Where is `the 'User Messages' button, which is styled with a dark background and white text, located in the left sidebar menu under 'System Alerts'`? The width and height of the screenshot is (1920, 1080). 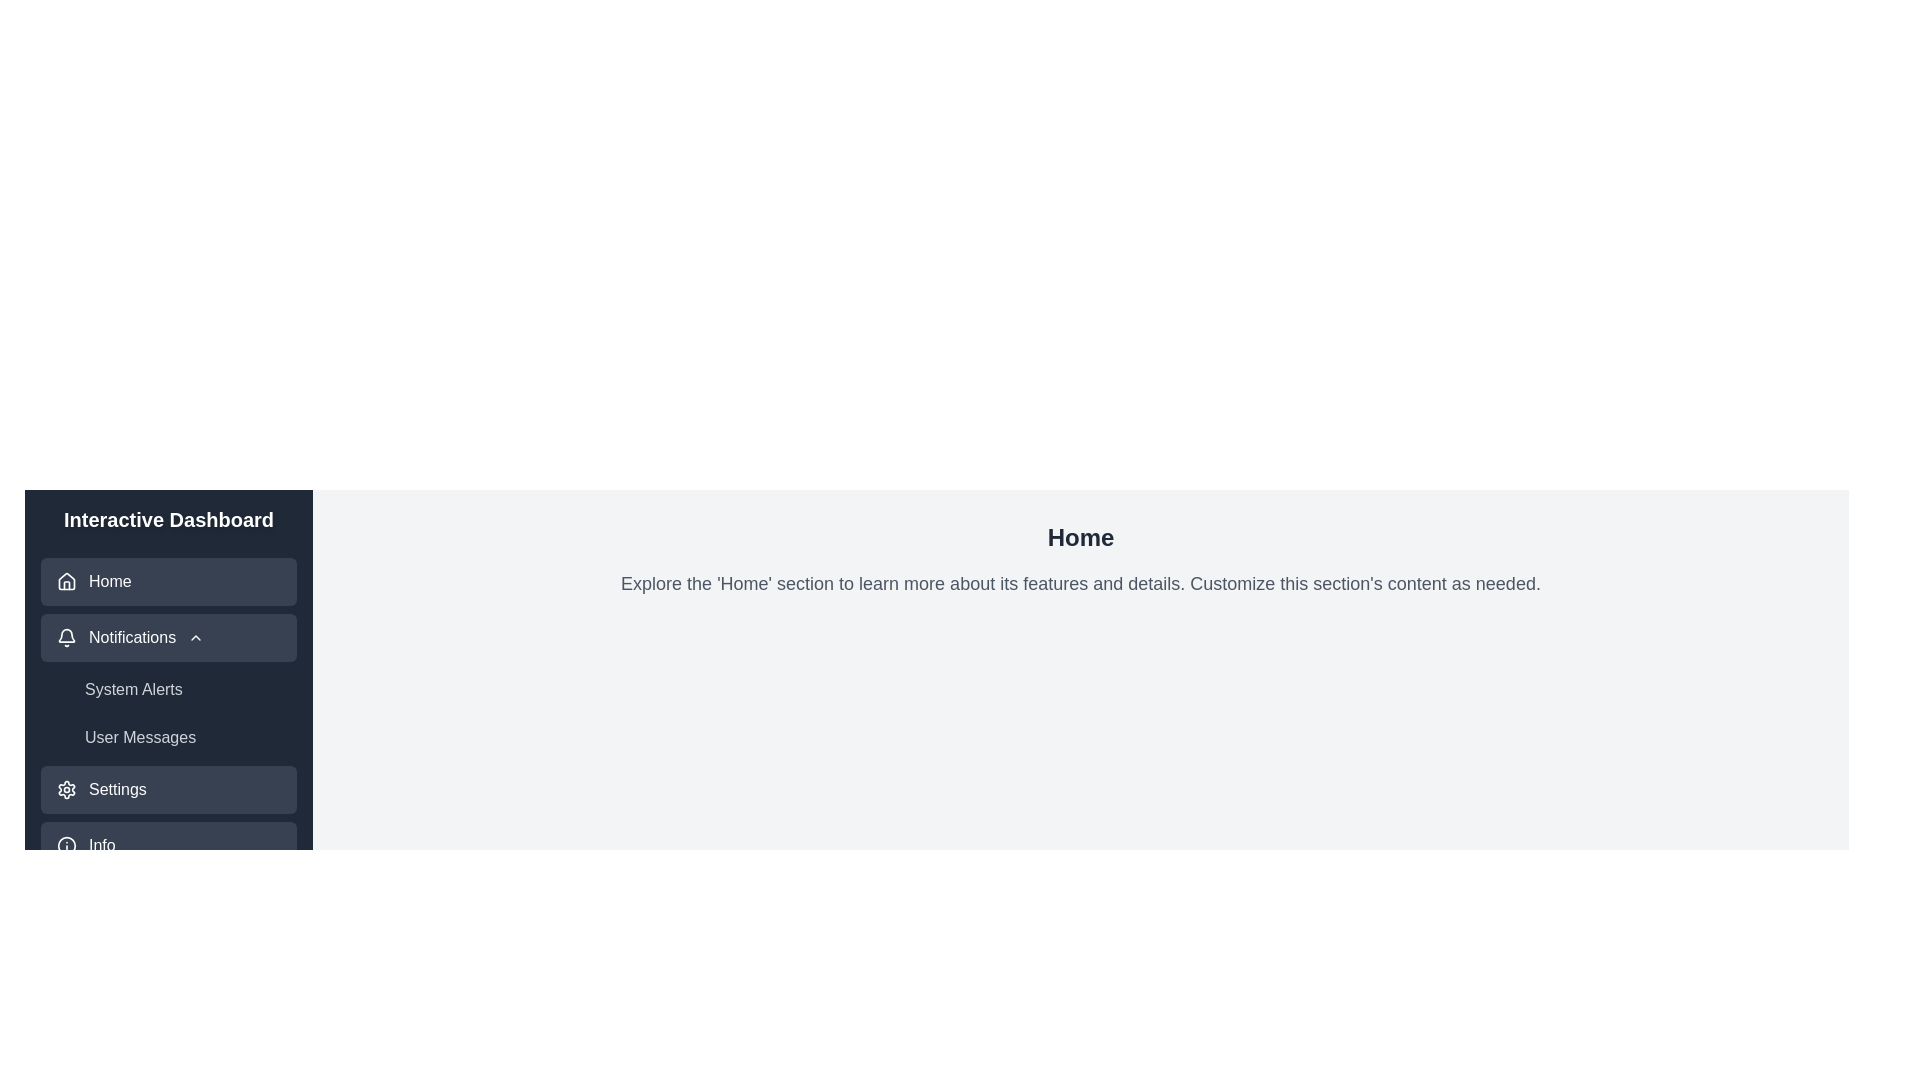
the 'User Messages' button, which is styled with a dark background and white text, located in the left sidebar menu under 'System Alerts' is located at coordinates (185, 737).